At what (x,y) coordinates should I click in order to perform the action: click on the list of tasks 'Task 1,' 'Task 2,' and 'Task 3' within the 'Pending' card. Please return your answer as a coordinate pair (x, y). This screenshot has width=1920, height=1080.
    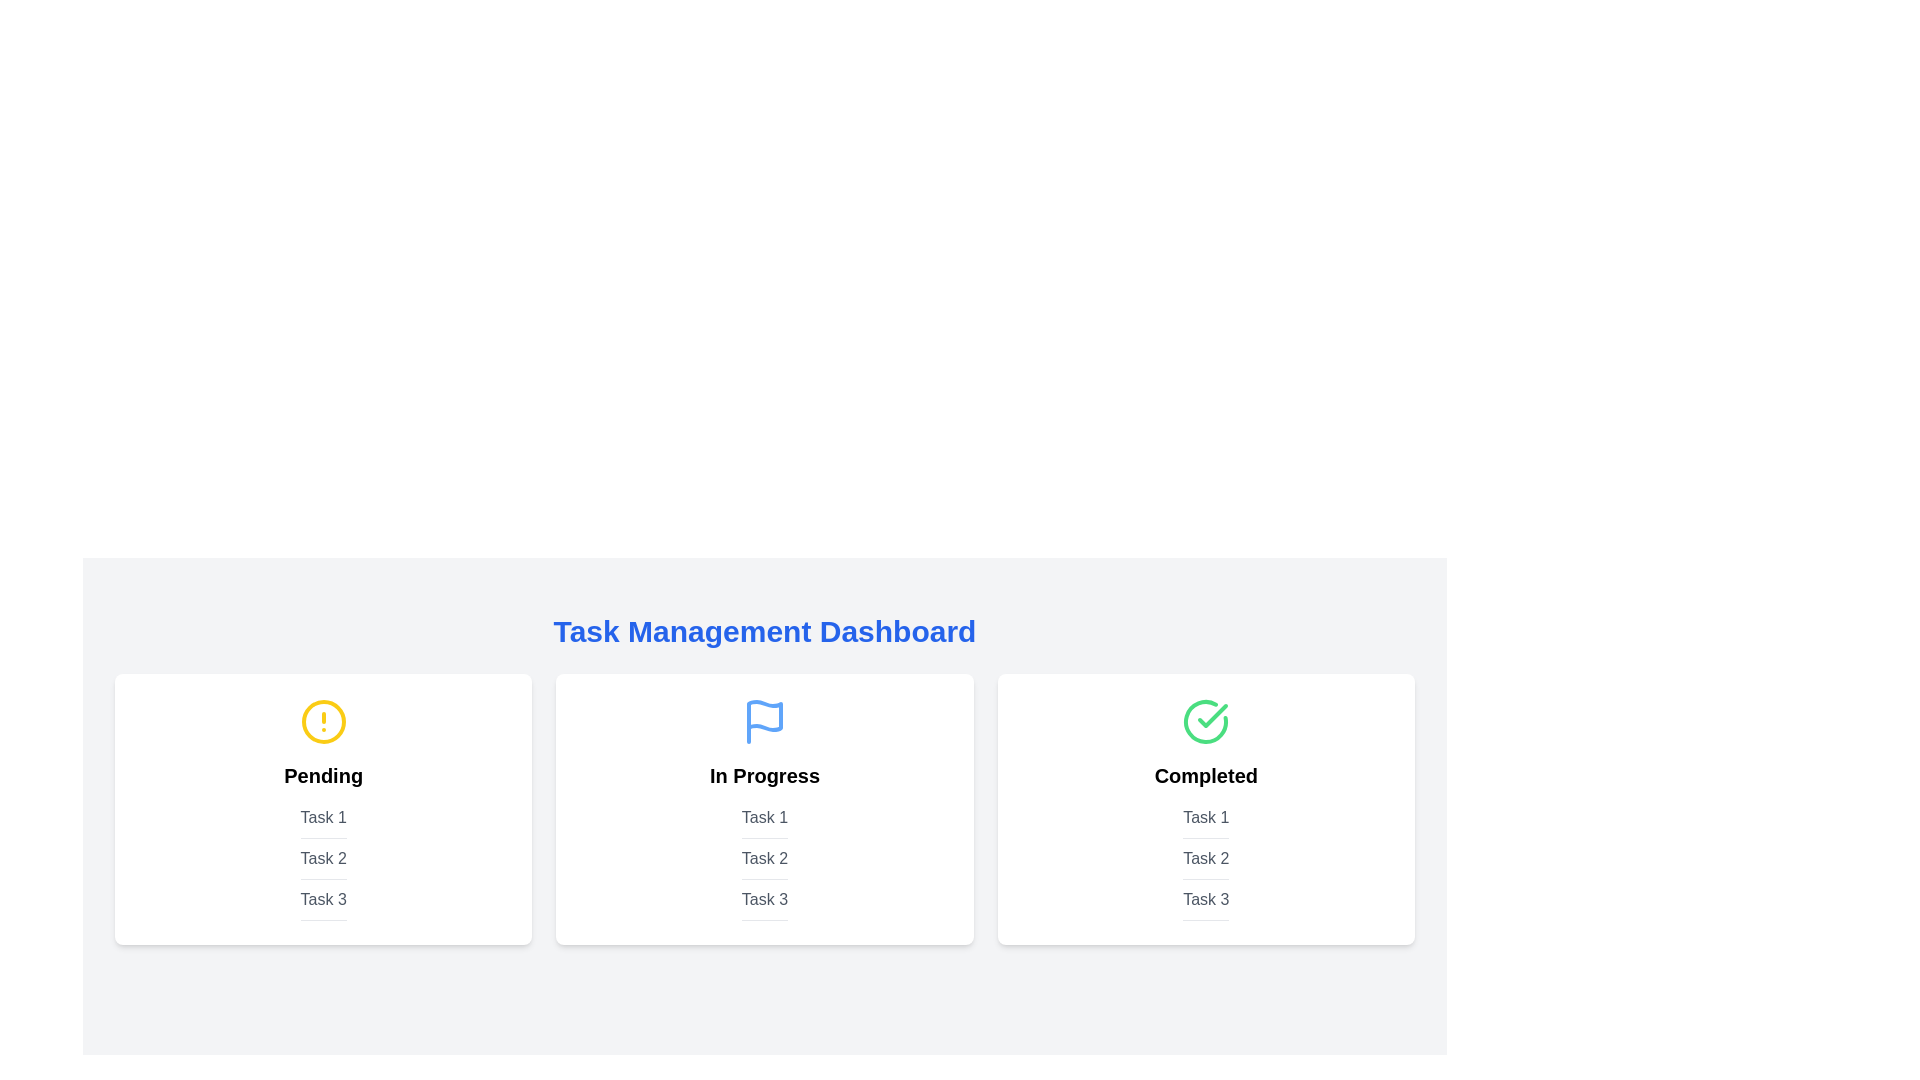
    Looking at the image, I should click on (323, 862).